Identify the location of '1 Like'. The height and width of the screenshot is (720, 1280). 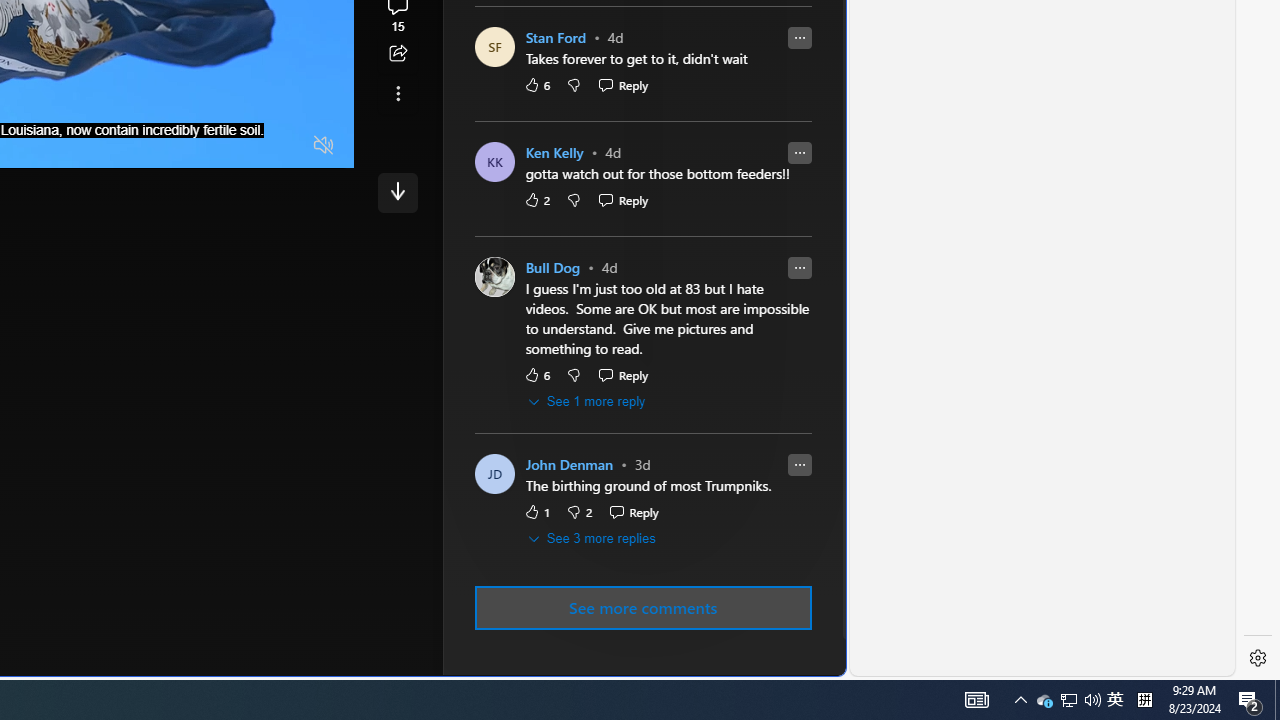
(536, 511).